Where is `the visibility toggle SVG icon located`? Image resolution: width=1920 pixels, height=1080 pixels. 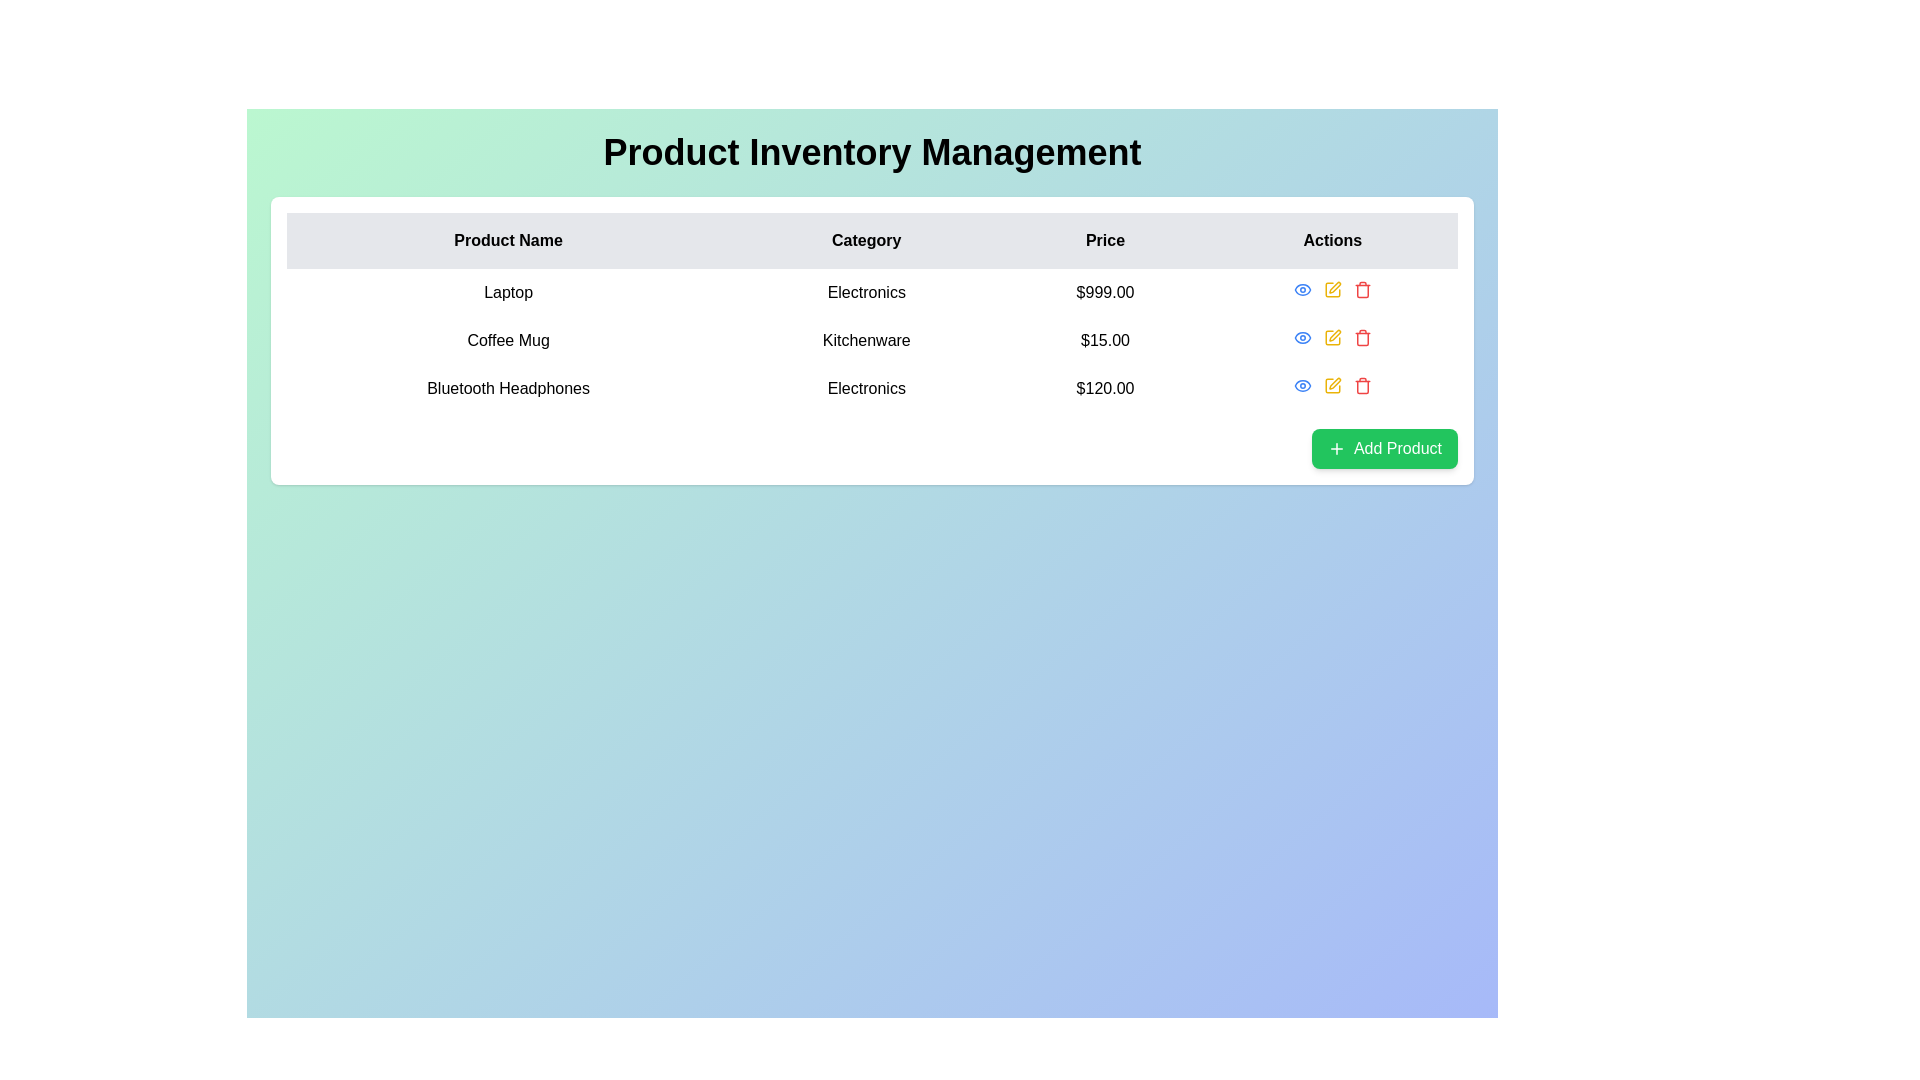 the visibility toggle SVG icon located is located at coordinates (1302, 337).